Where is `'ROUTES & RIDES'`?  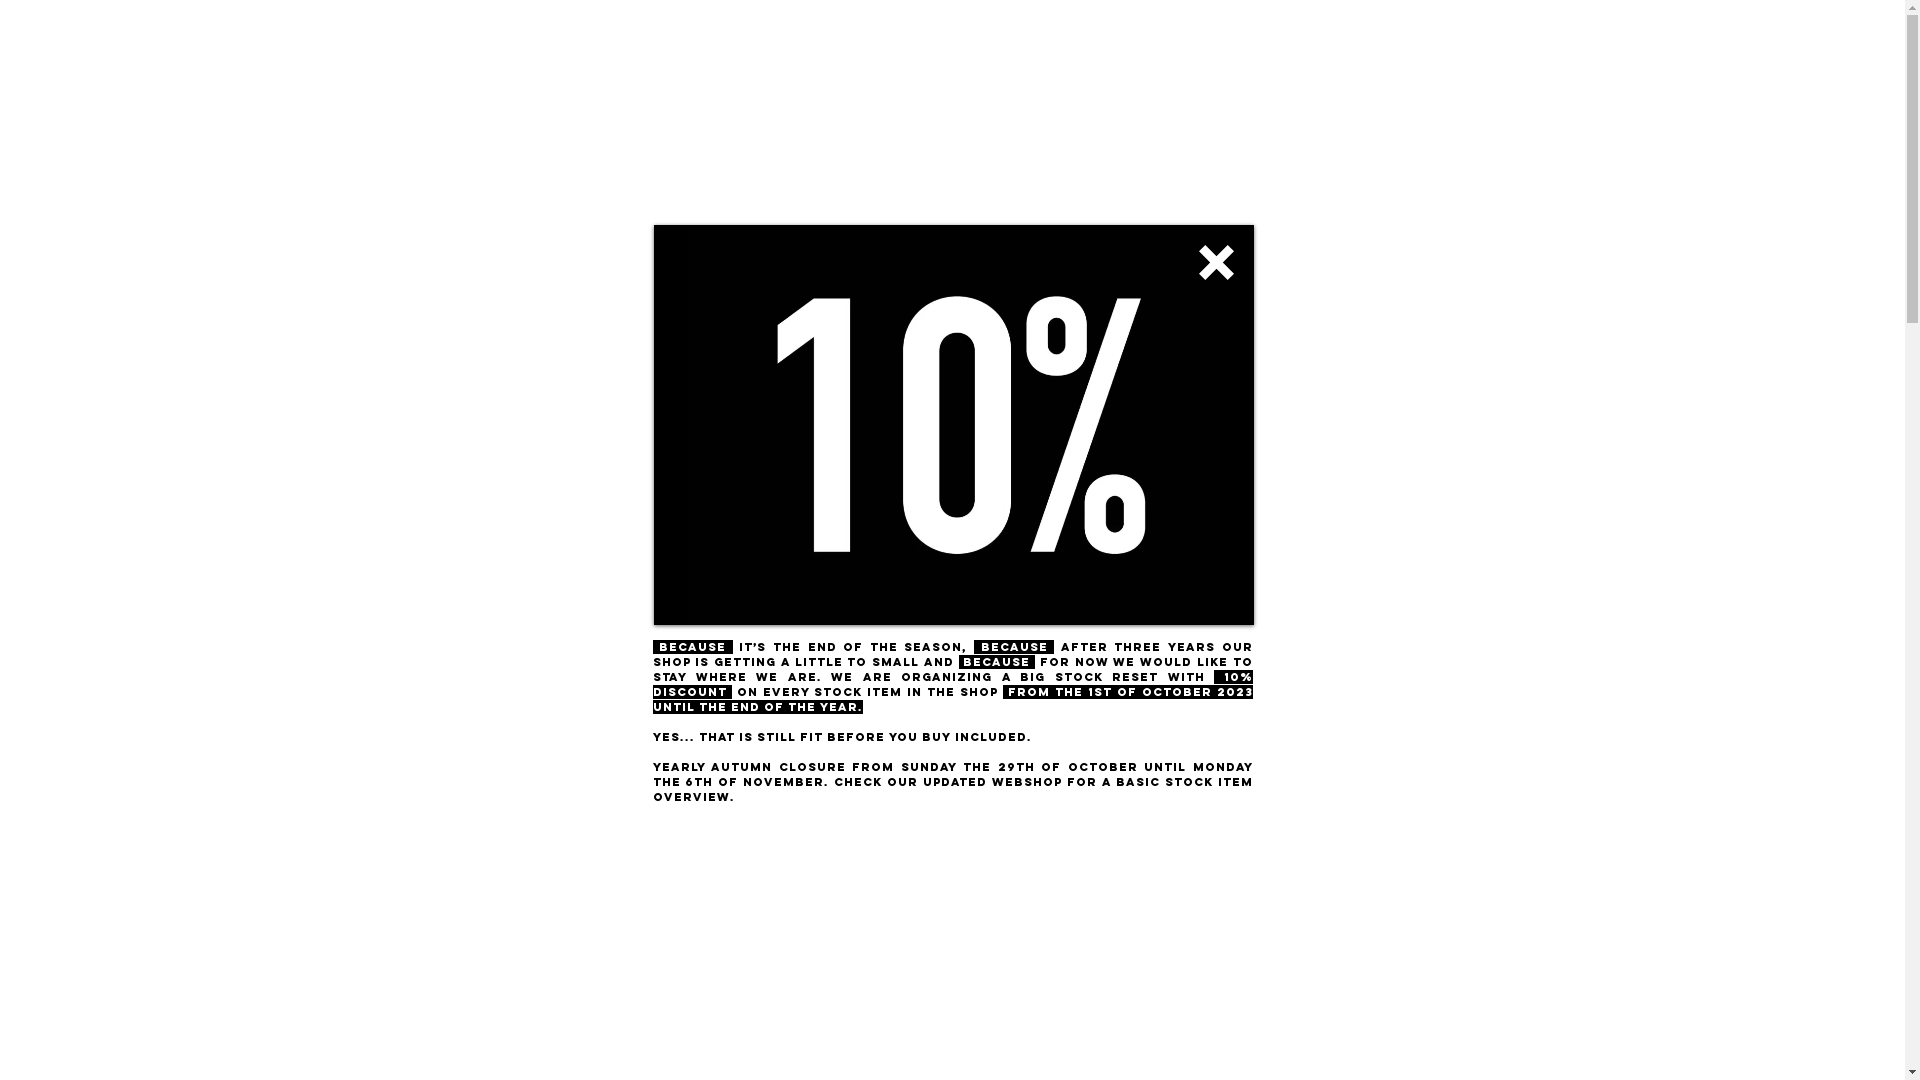
'ROUTES & RIDES' is located at coordinates (906, 104).